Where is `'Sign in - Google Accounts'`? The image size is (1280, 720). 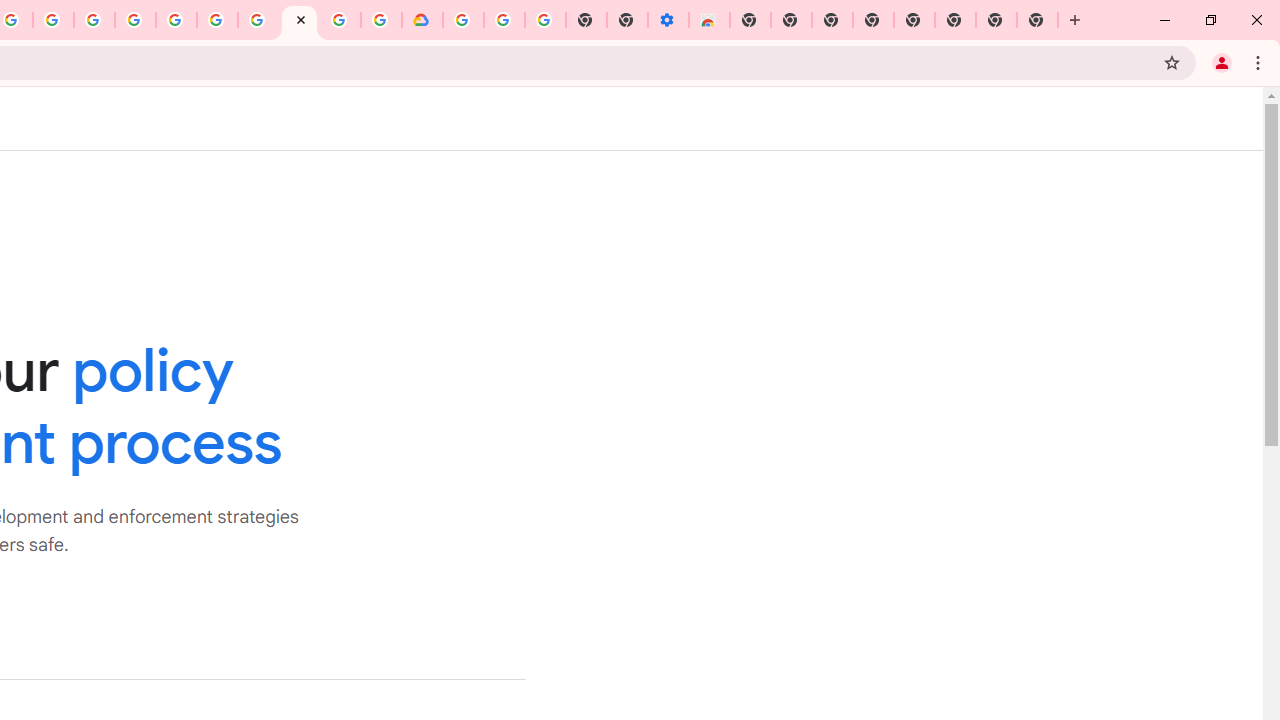
'Sign in - Google Accounts' is located at coordinates (462, 20).